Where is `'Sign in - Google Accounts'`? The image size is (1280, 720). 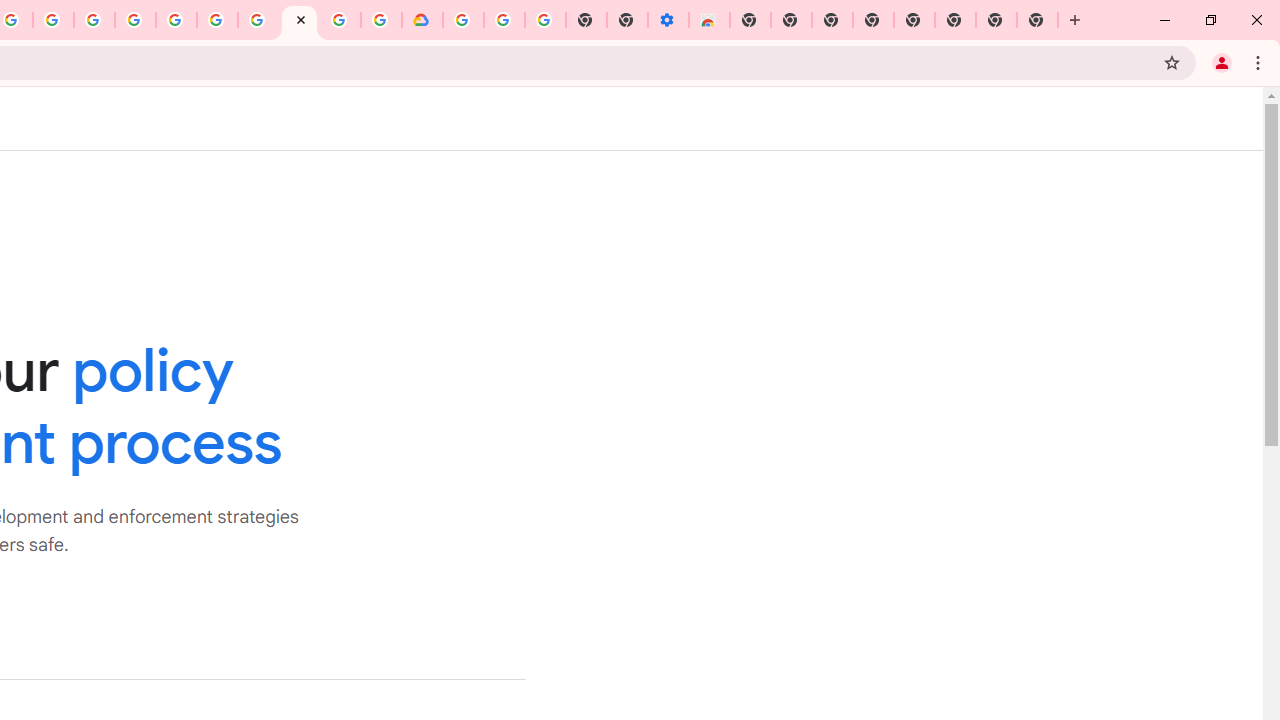
'Sign in - Google Accounts' is located at coordinates (462, 20).